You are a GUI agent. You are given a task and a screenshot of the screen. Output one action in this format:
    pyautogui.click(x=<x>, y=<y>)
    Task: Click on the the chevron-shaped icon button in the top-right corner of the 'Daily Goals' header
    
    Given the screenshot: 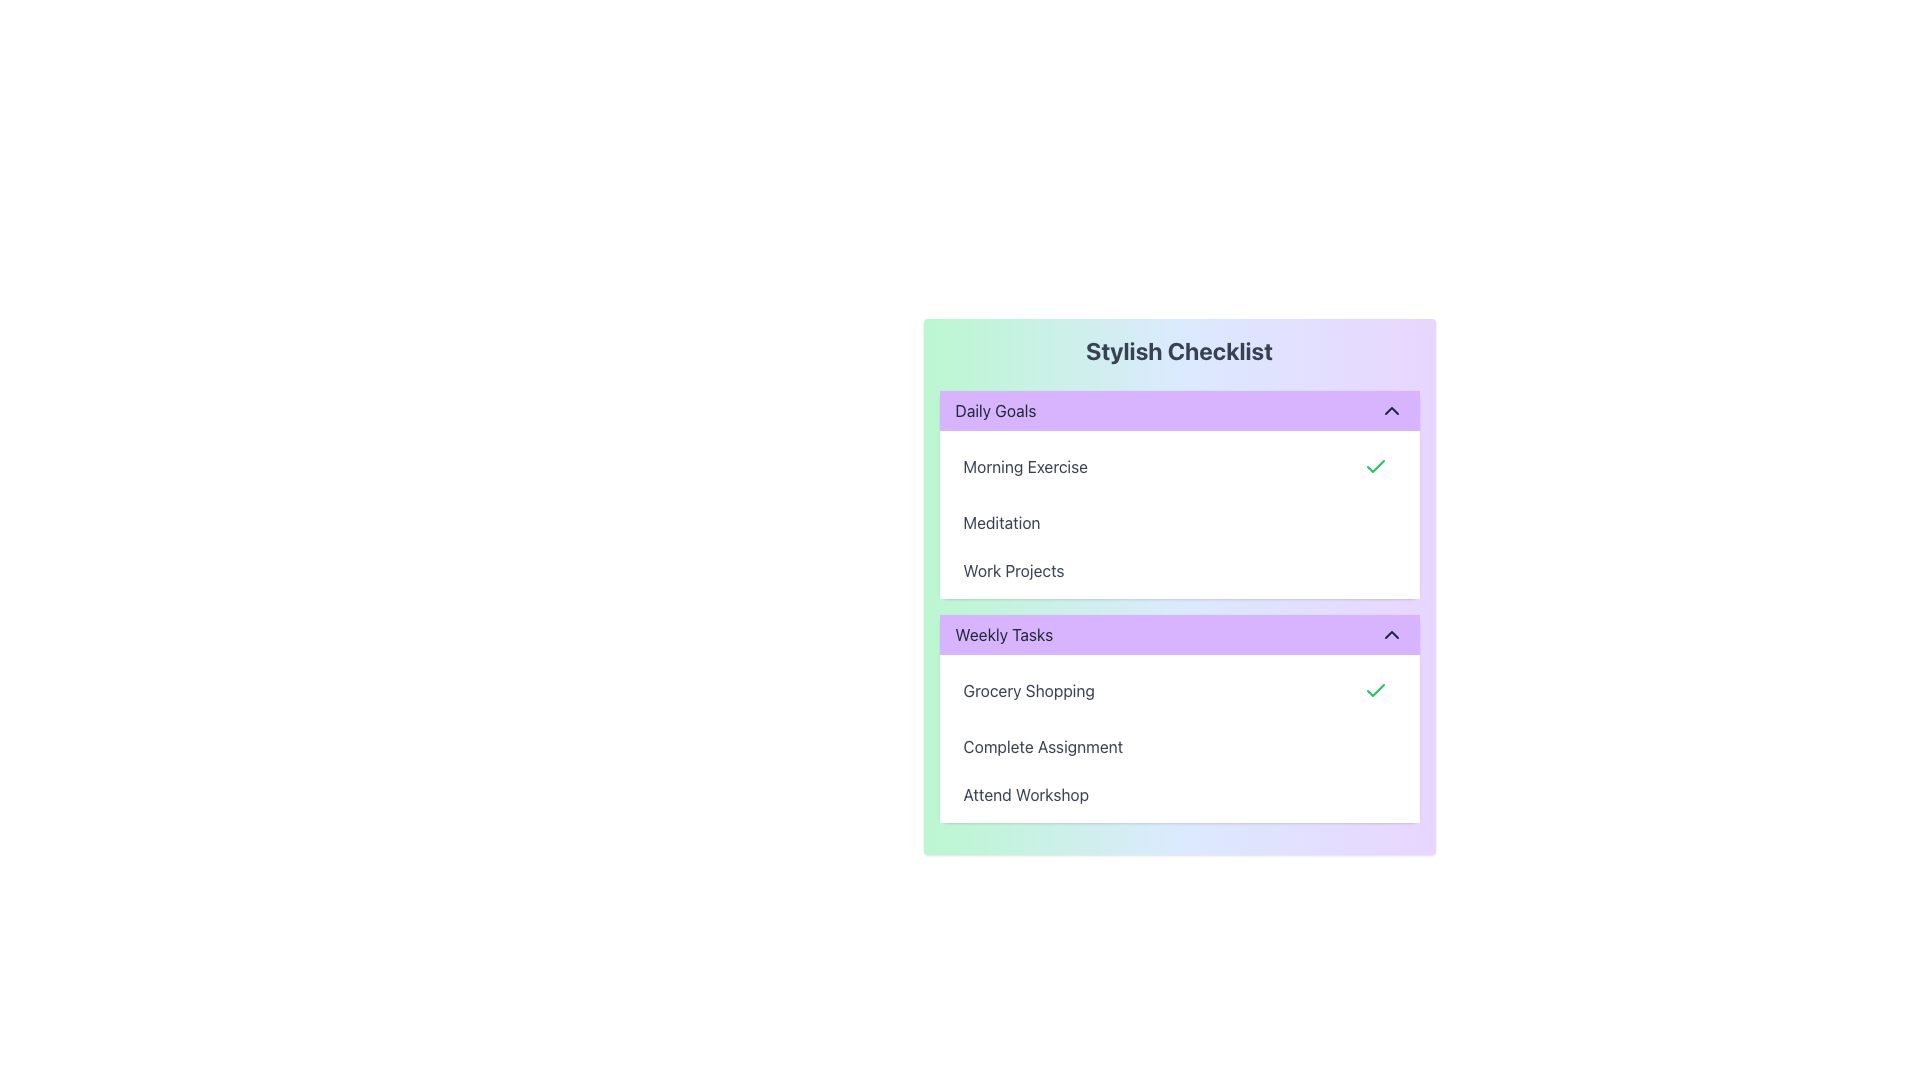 What is the action you would take?
    pyautogui.click(x=1390, y=410)
    